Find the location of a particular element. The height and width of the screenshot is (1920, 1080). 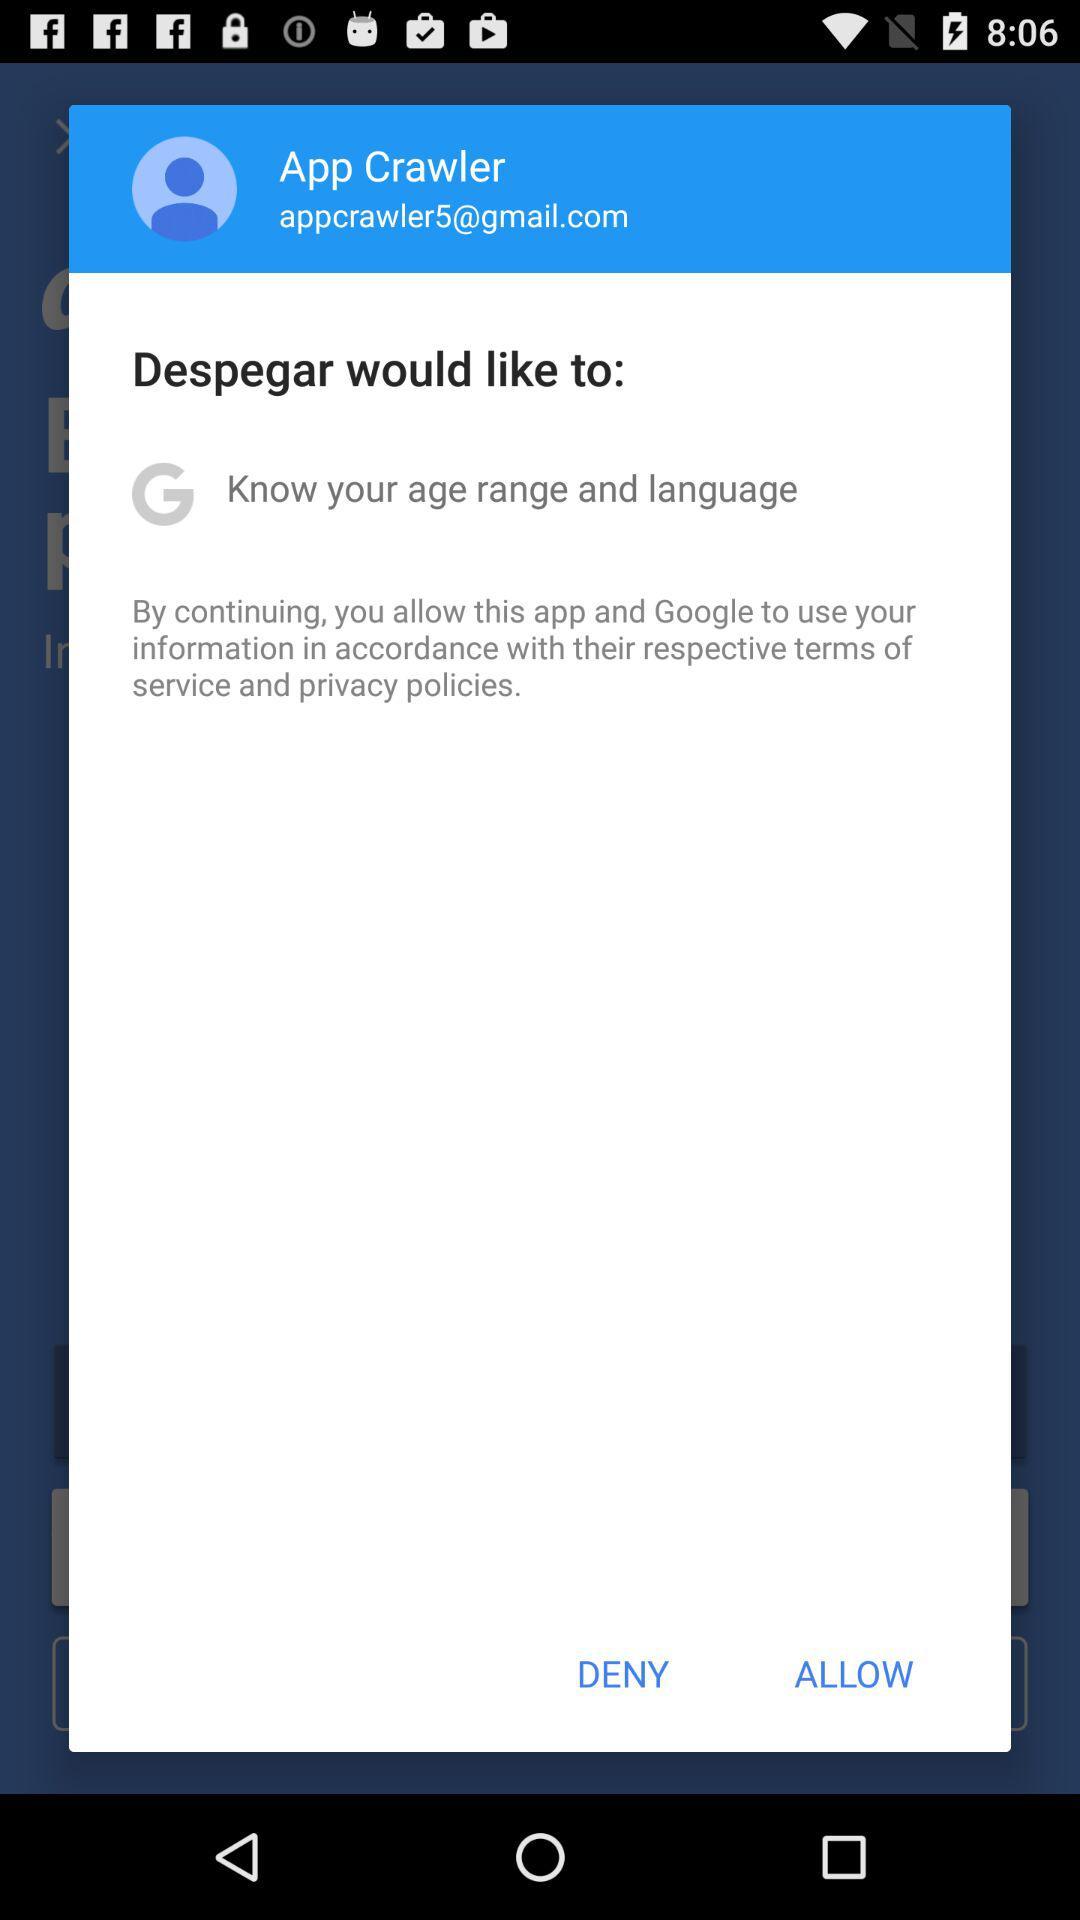

item at the bottom is located at coordinates (621, 1673).